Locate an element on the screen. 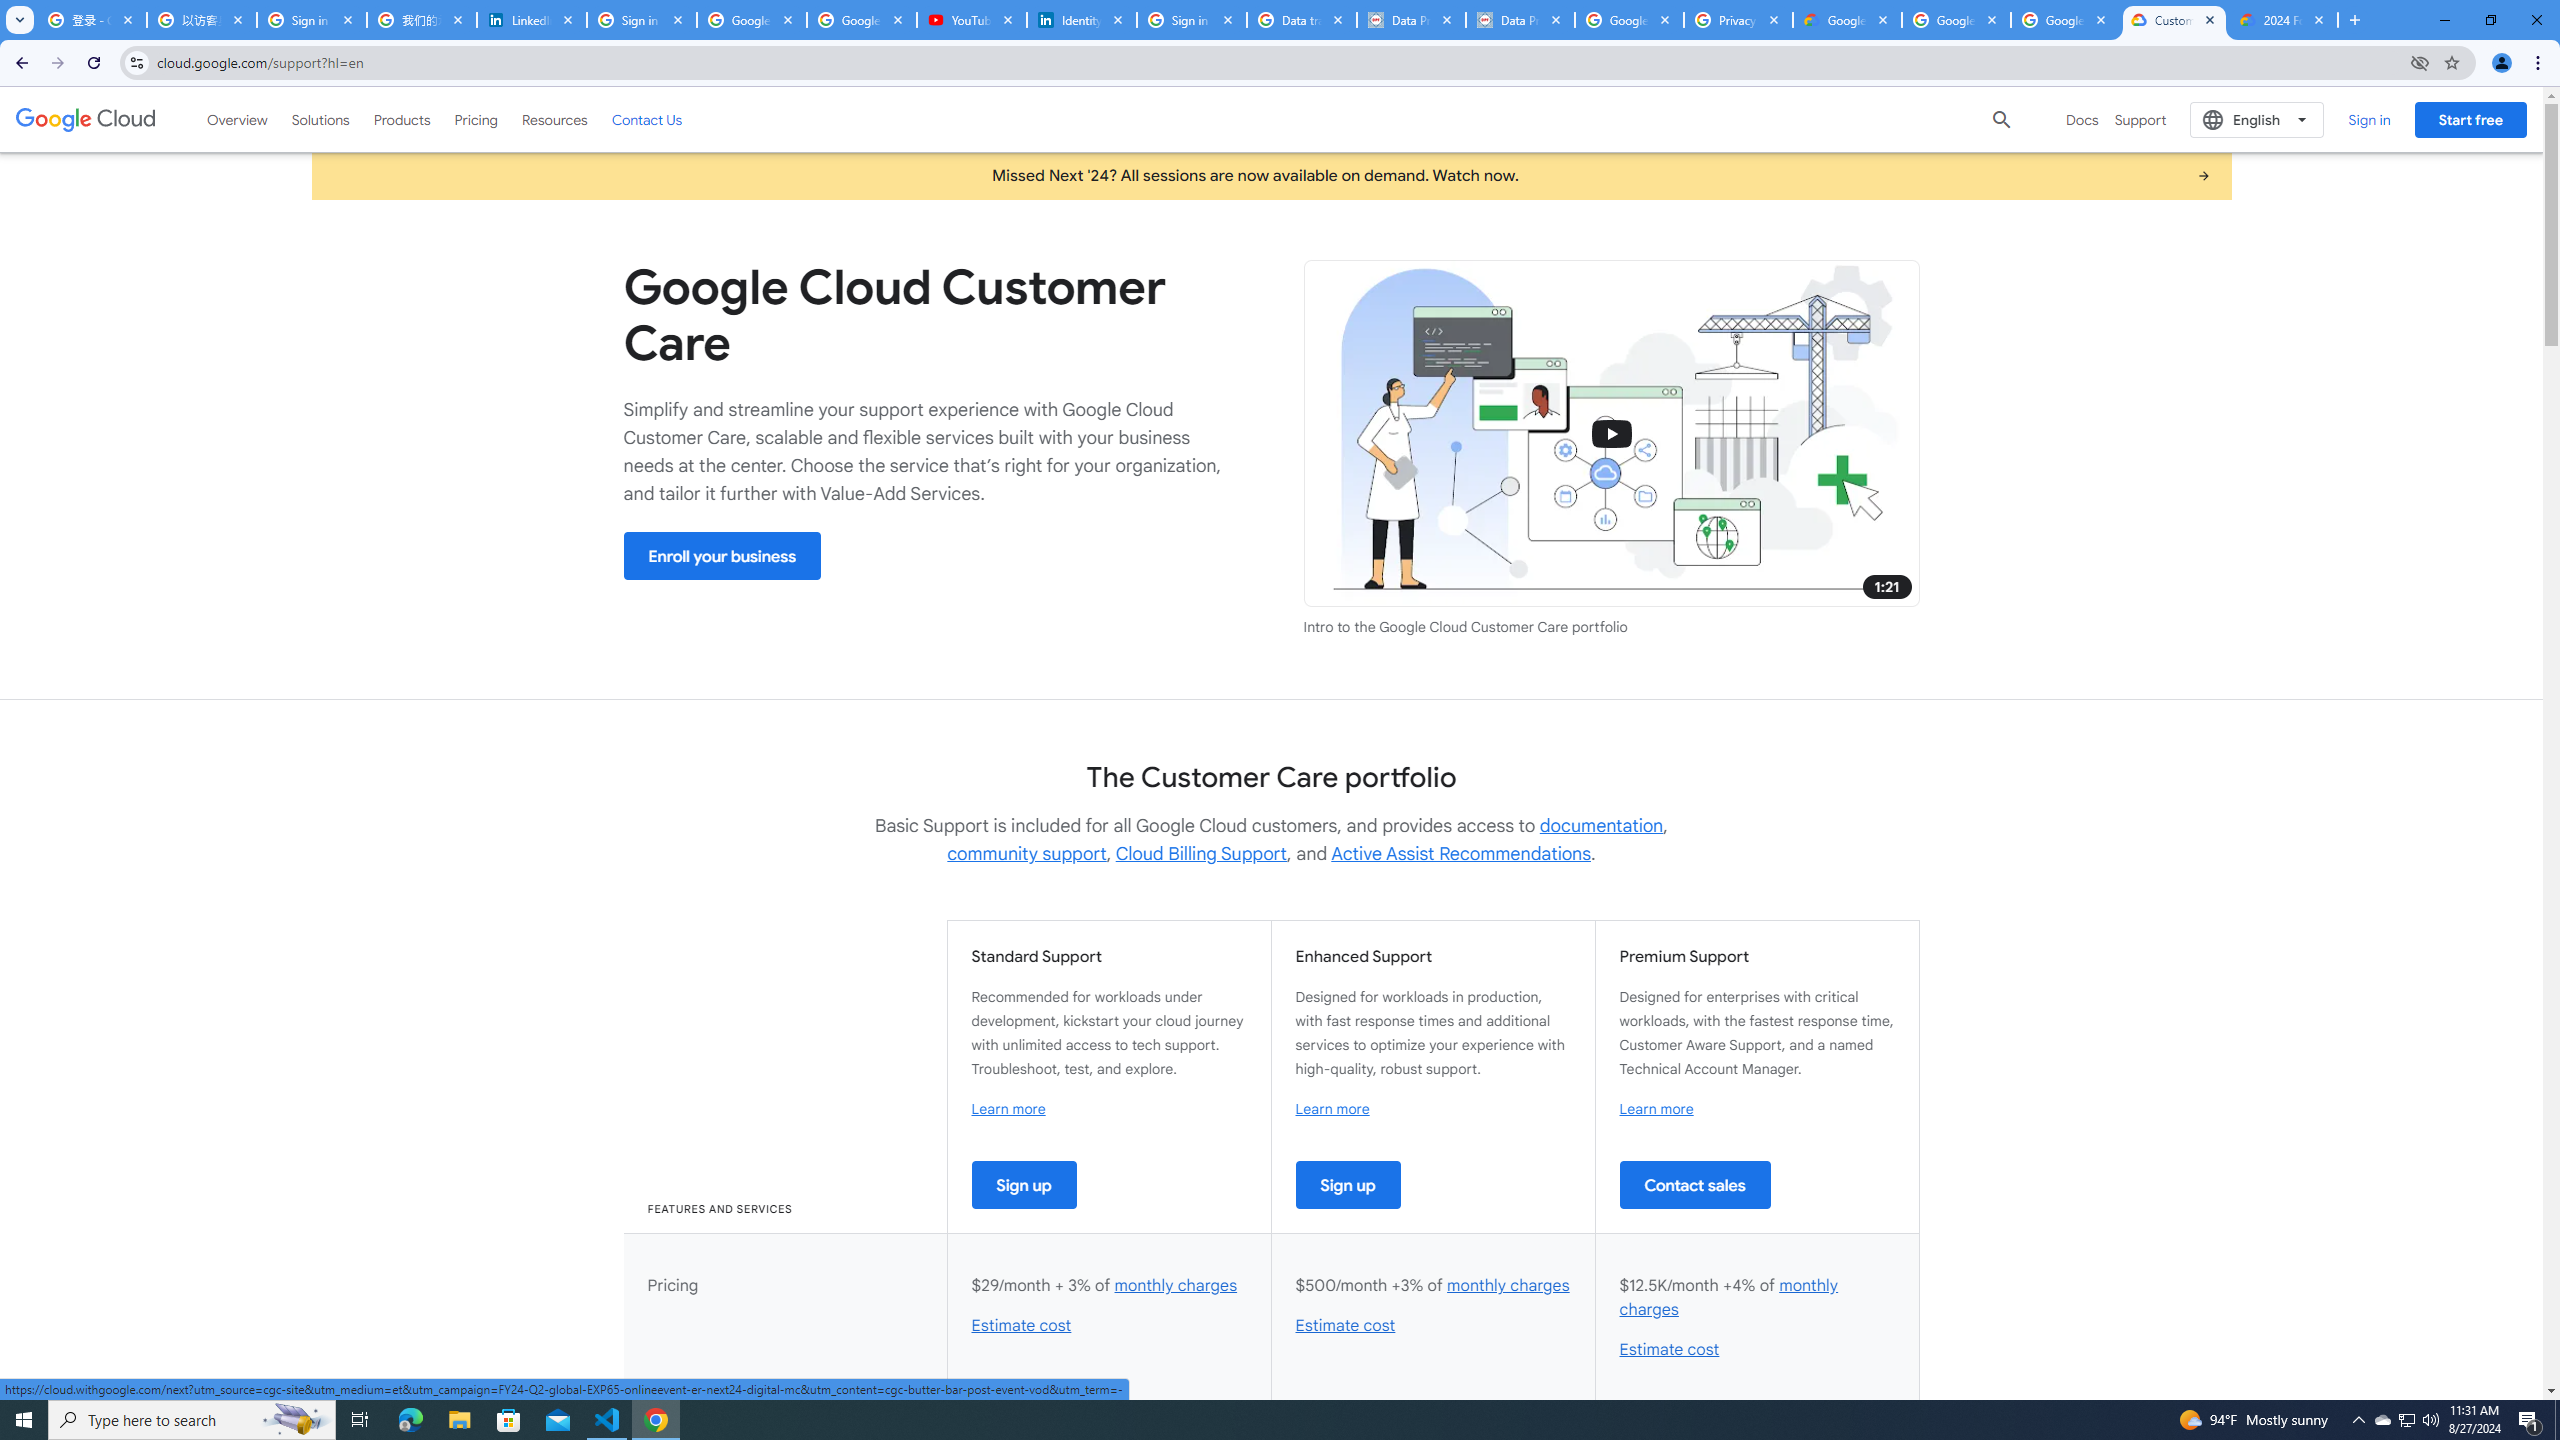  'community support' is located at coordinates (1026, 853).